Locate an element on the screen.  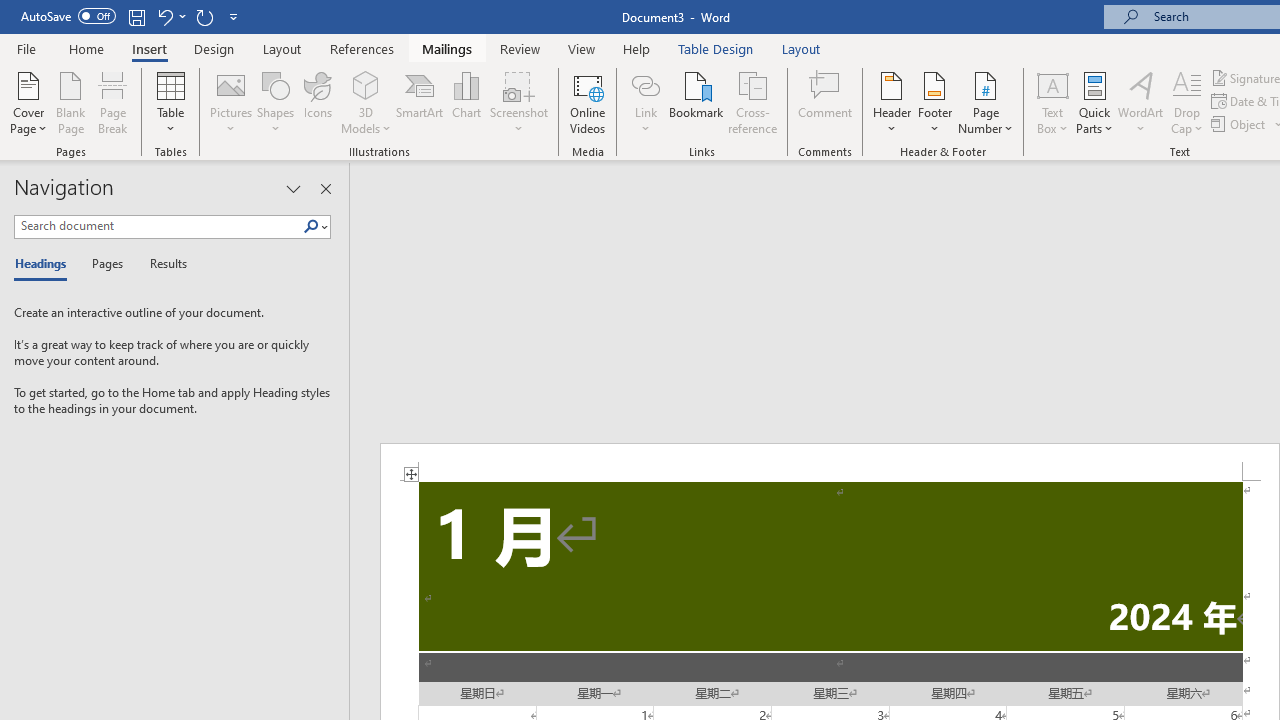
'Header' is located at coordinates (891, 103).